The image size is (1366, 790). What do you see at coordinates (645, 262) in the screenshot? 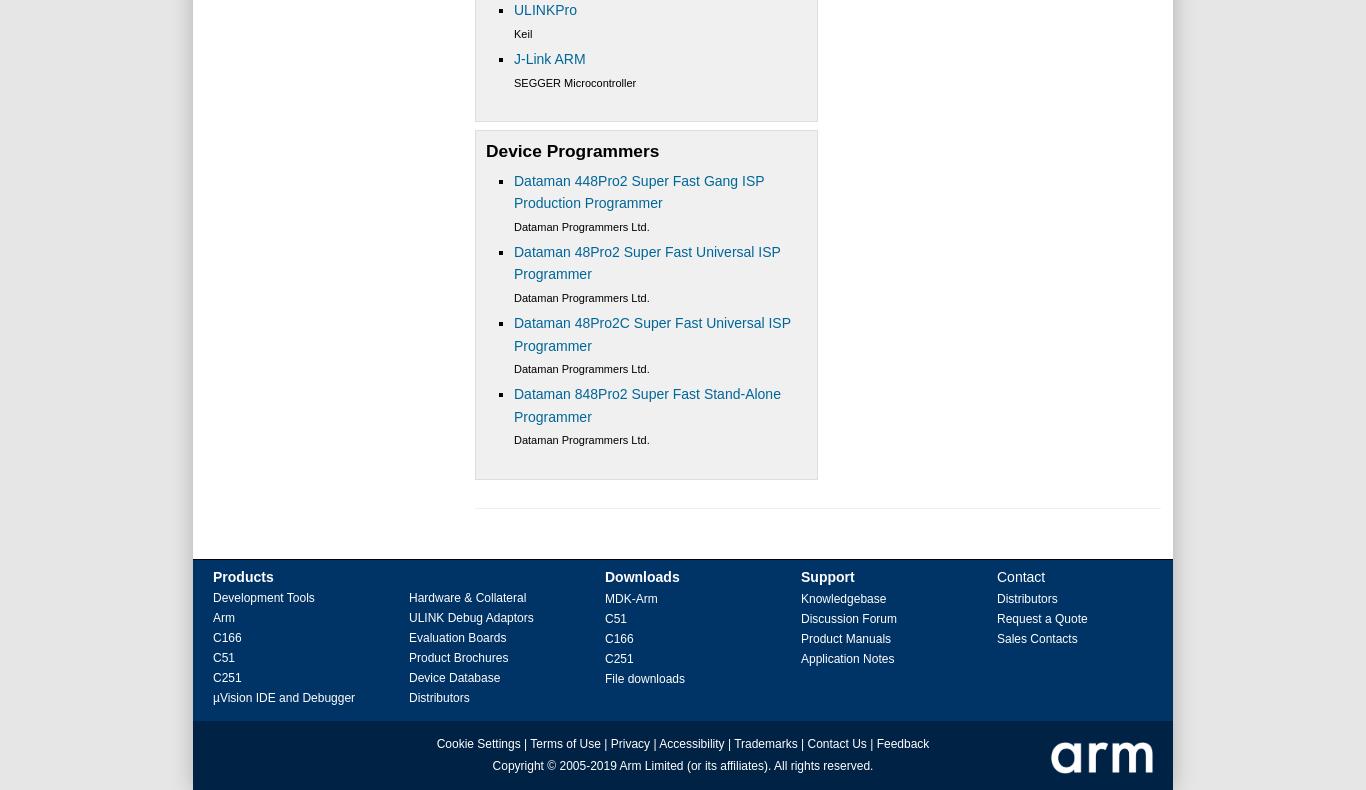
I see `'Dataman 48Pro2 Super Fast Universal ISP Programmer'` at bounding box center [645, 262].